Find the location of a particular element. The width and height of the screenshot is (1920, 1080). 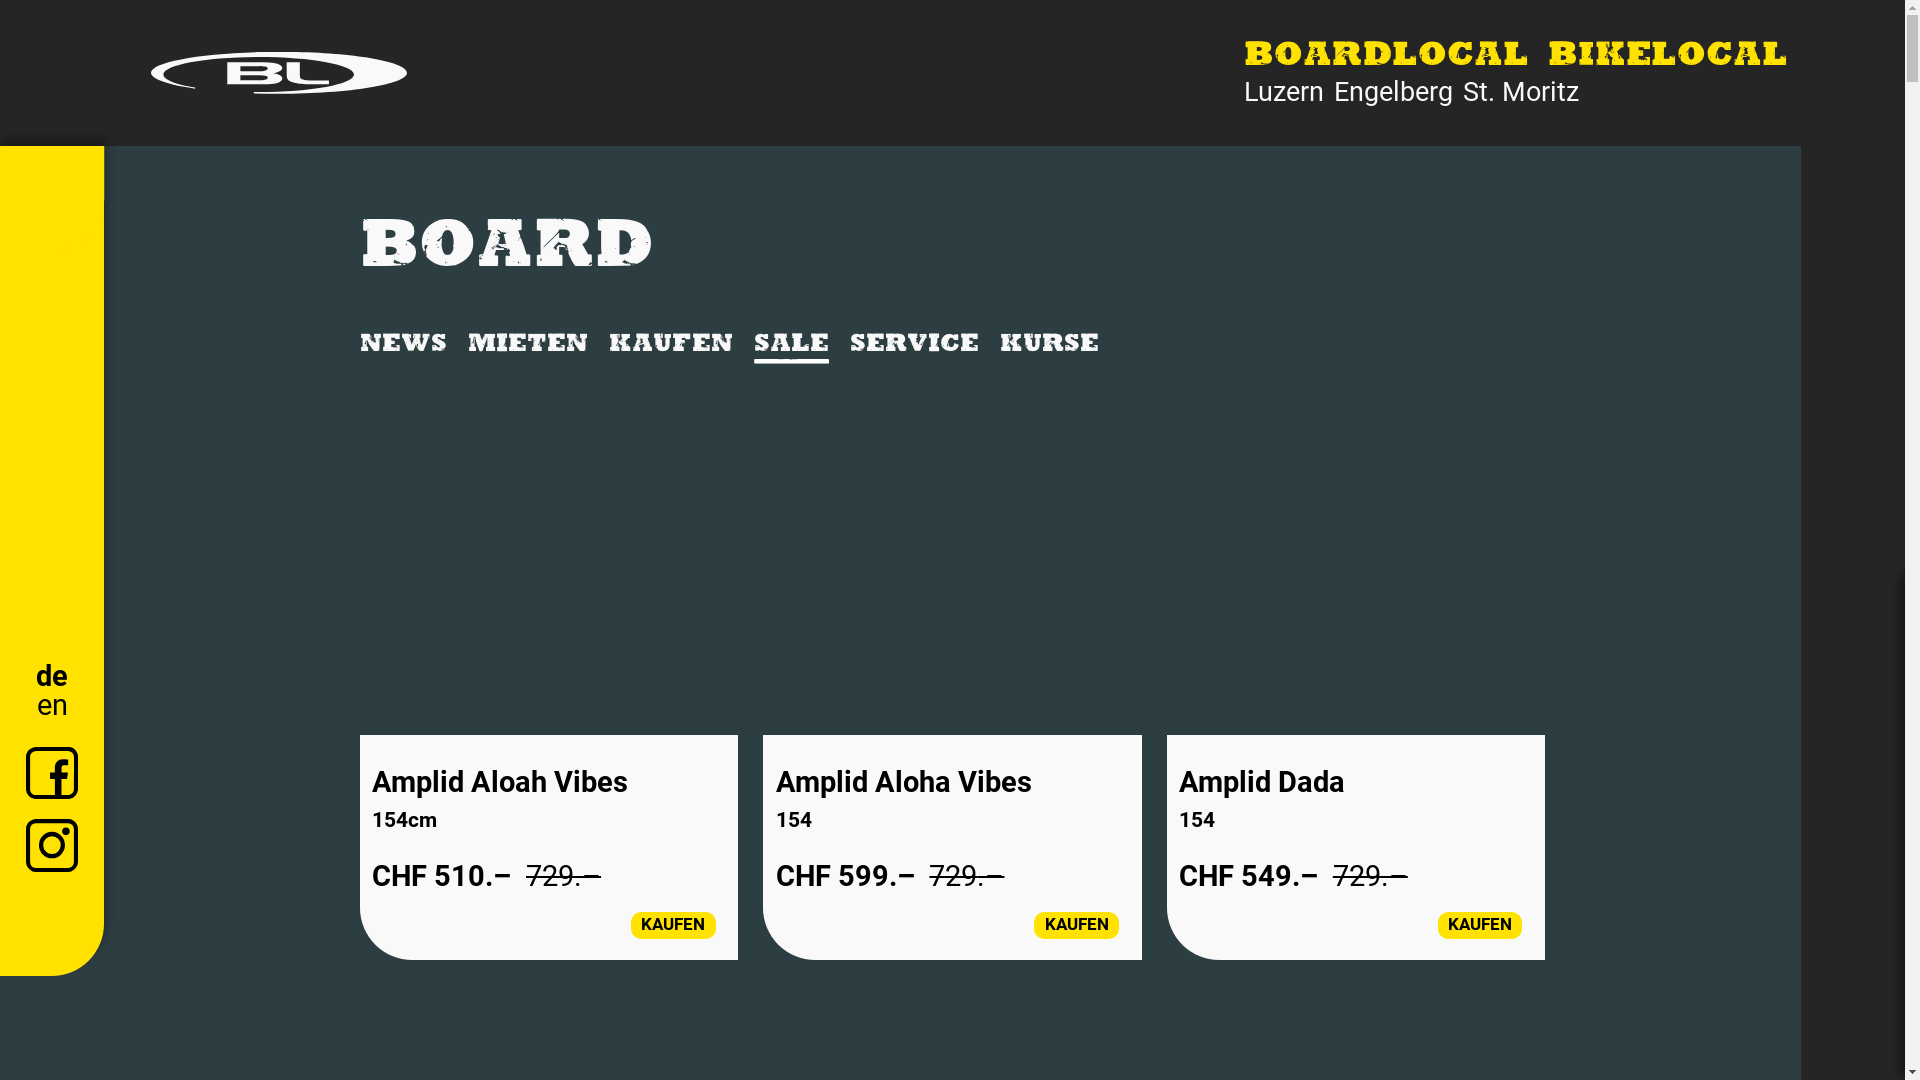

'de' is located at coordinates (52, 675).